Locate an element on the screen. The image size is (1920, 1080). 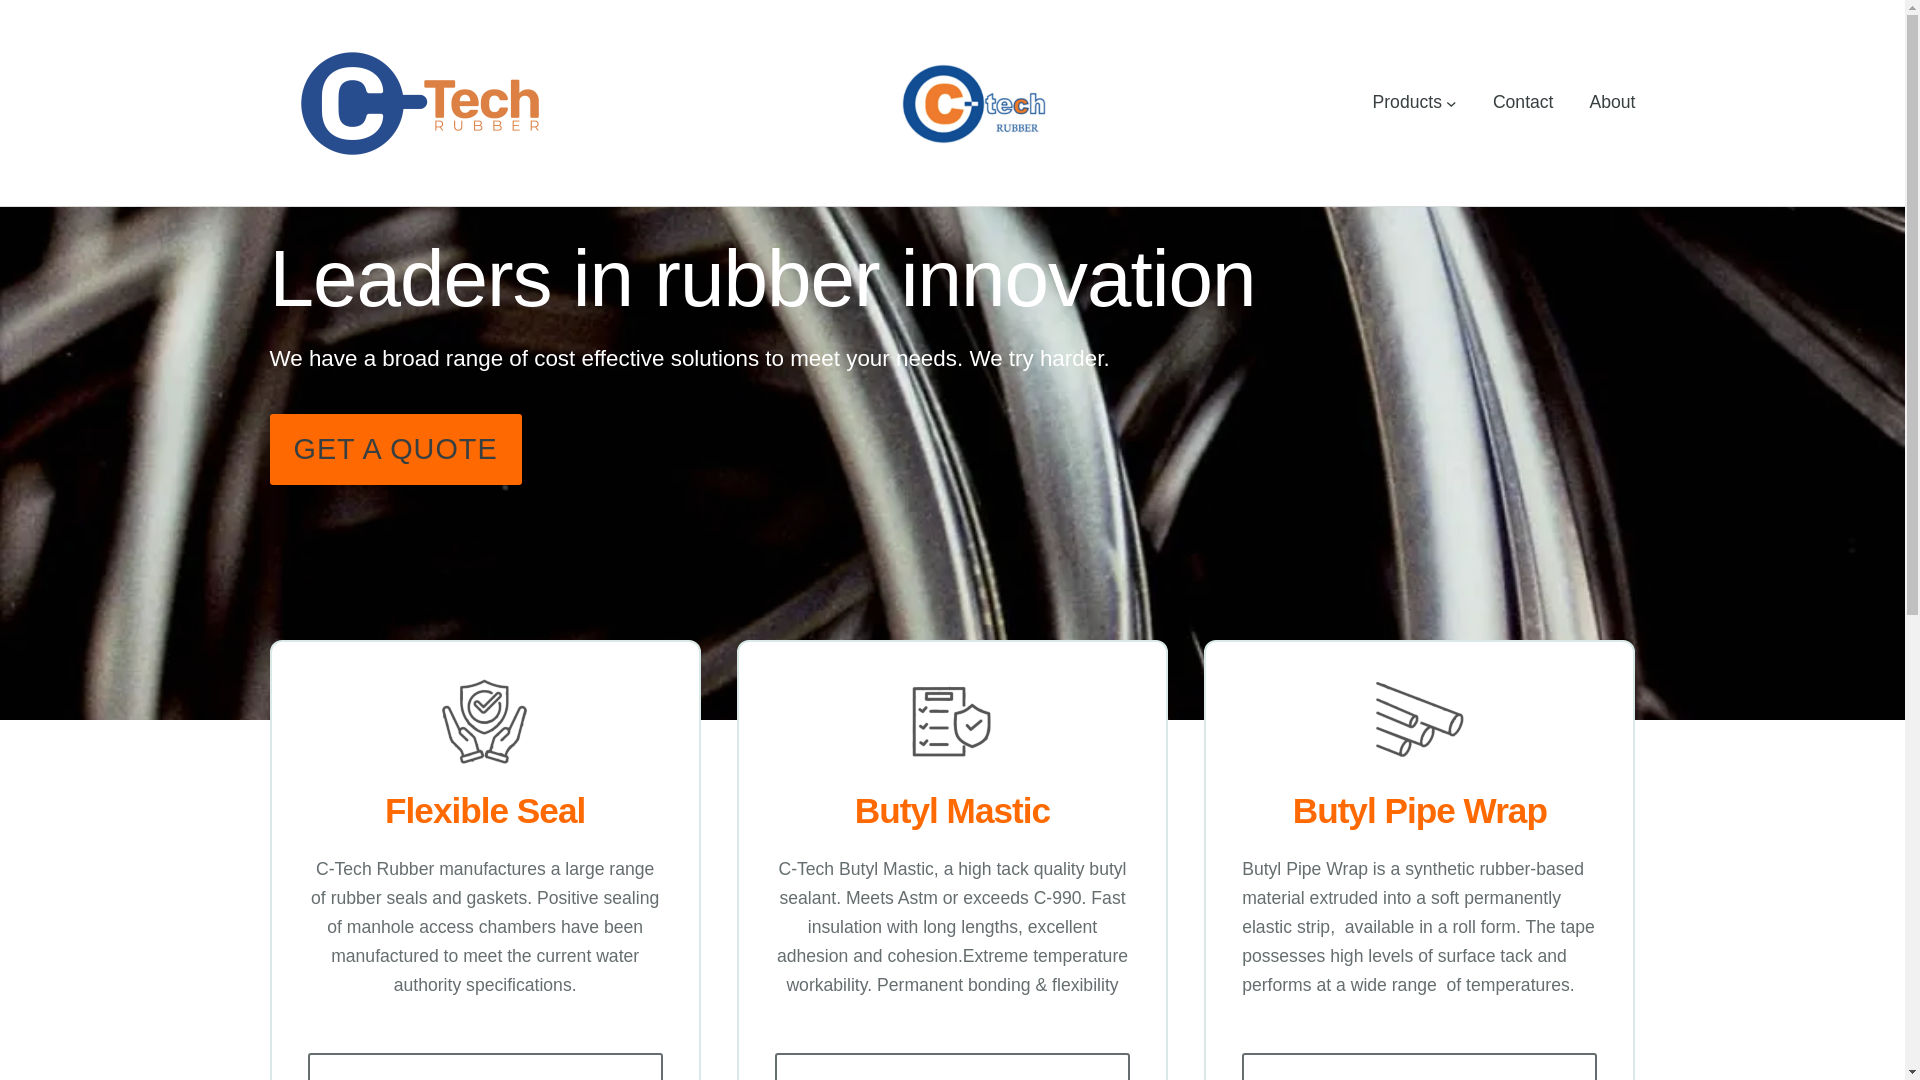
'Butyl Pipe Wrap' is located at coordinates (1419, 810).